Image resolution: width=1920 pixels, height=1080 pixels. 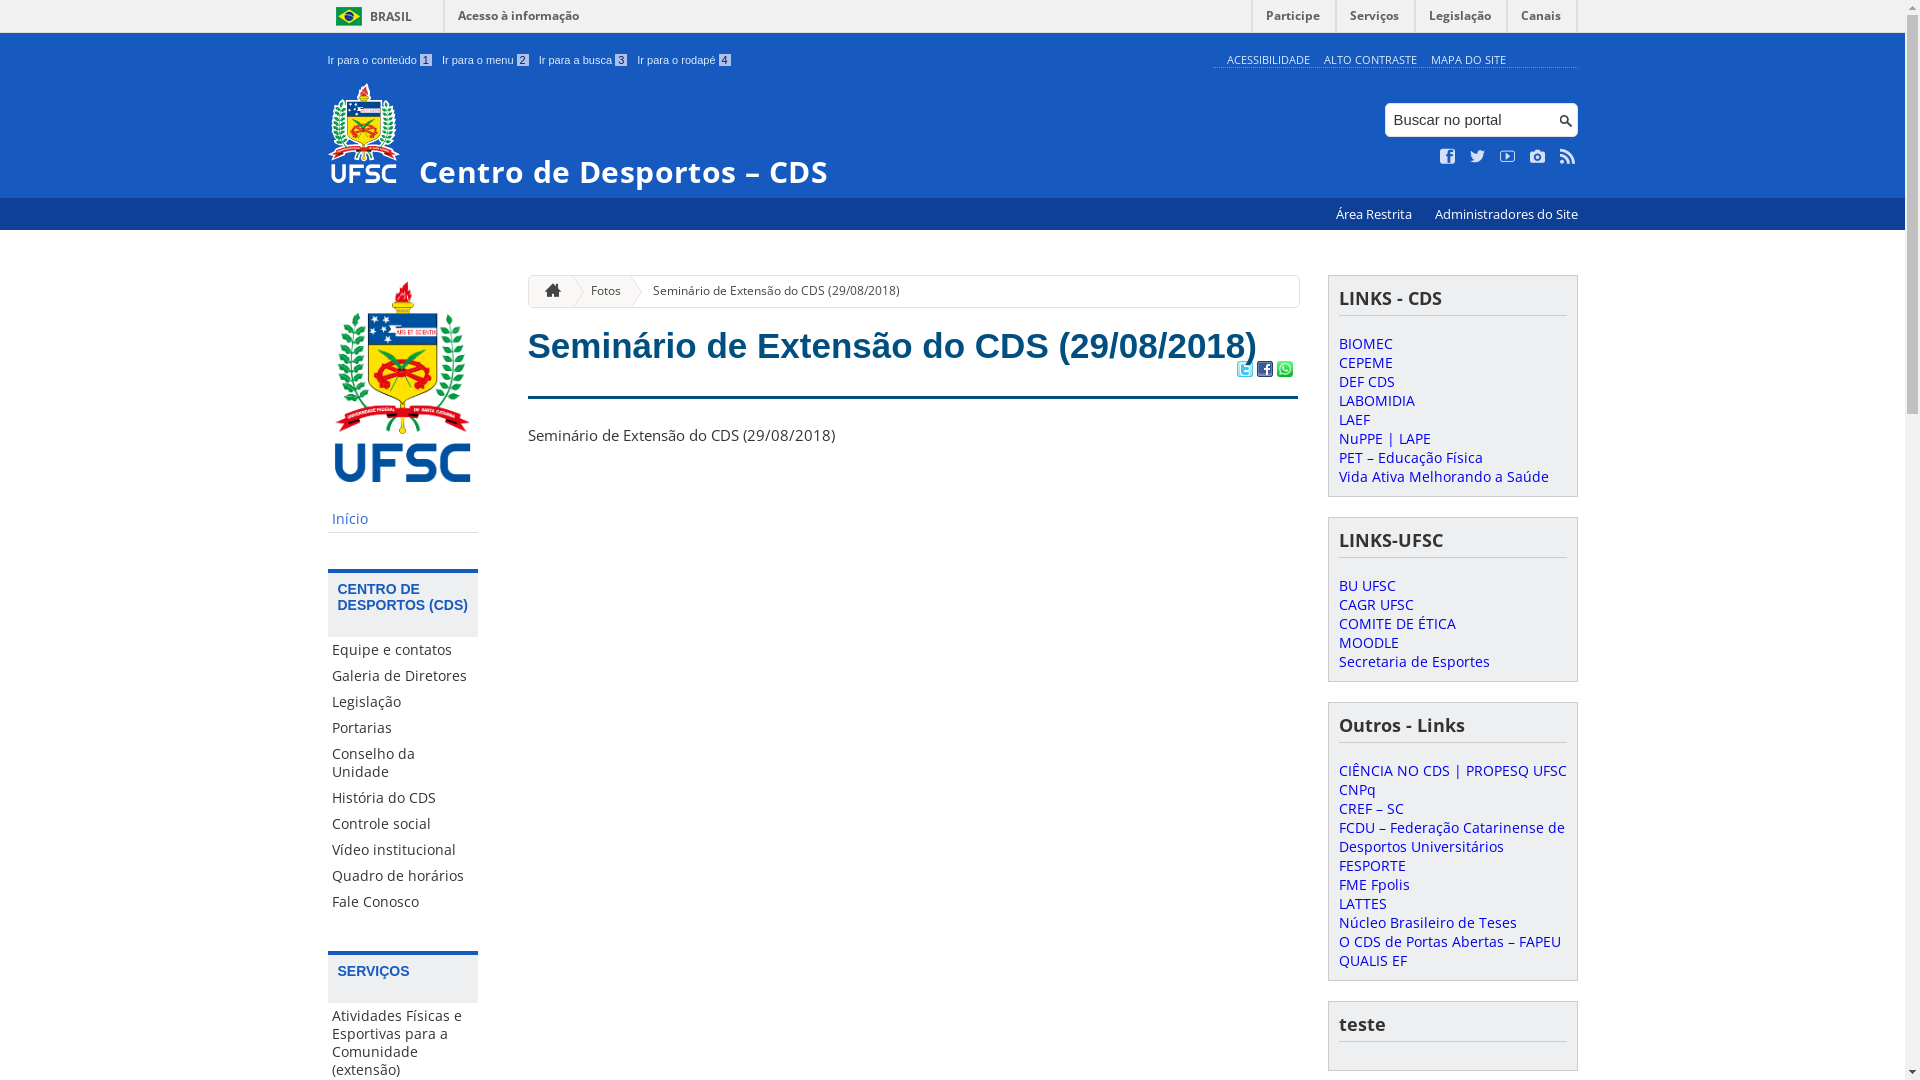 What do you see at coordinates (402, 650) in the screenshot?
I see `'Equipe e contatos'` at bounding box center [402, 650].